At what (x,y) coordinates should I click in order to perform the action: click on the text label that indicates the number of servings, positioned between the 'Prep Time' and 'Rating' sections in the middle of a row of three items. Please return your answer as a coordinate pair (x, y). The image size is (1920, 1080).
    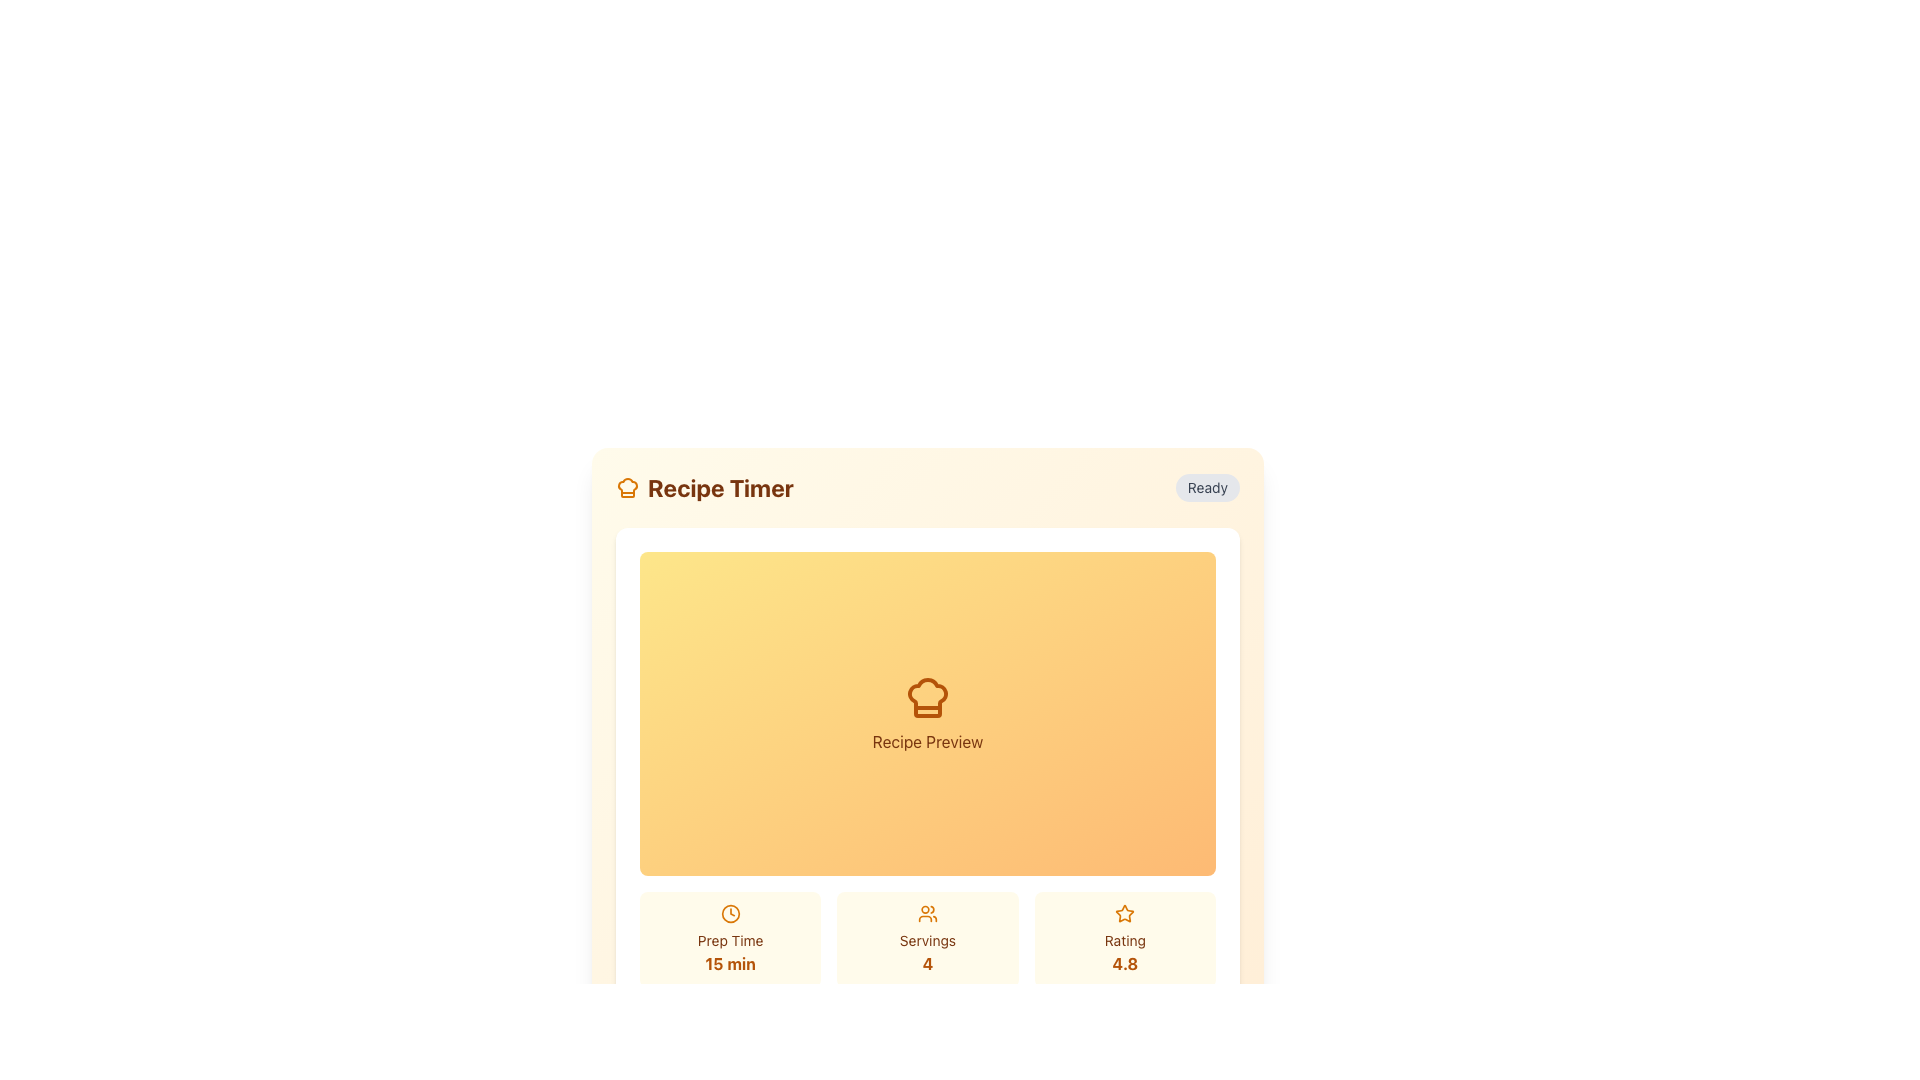
    Looking at the image, I should click on (926, 940).